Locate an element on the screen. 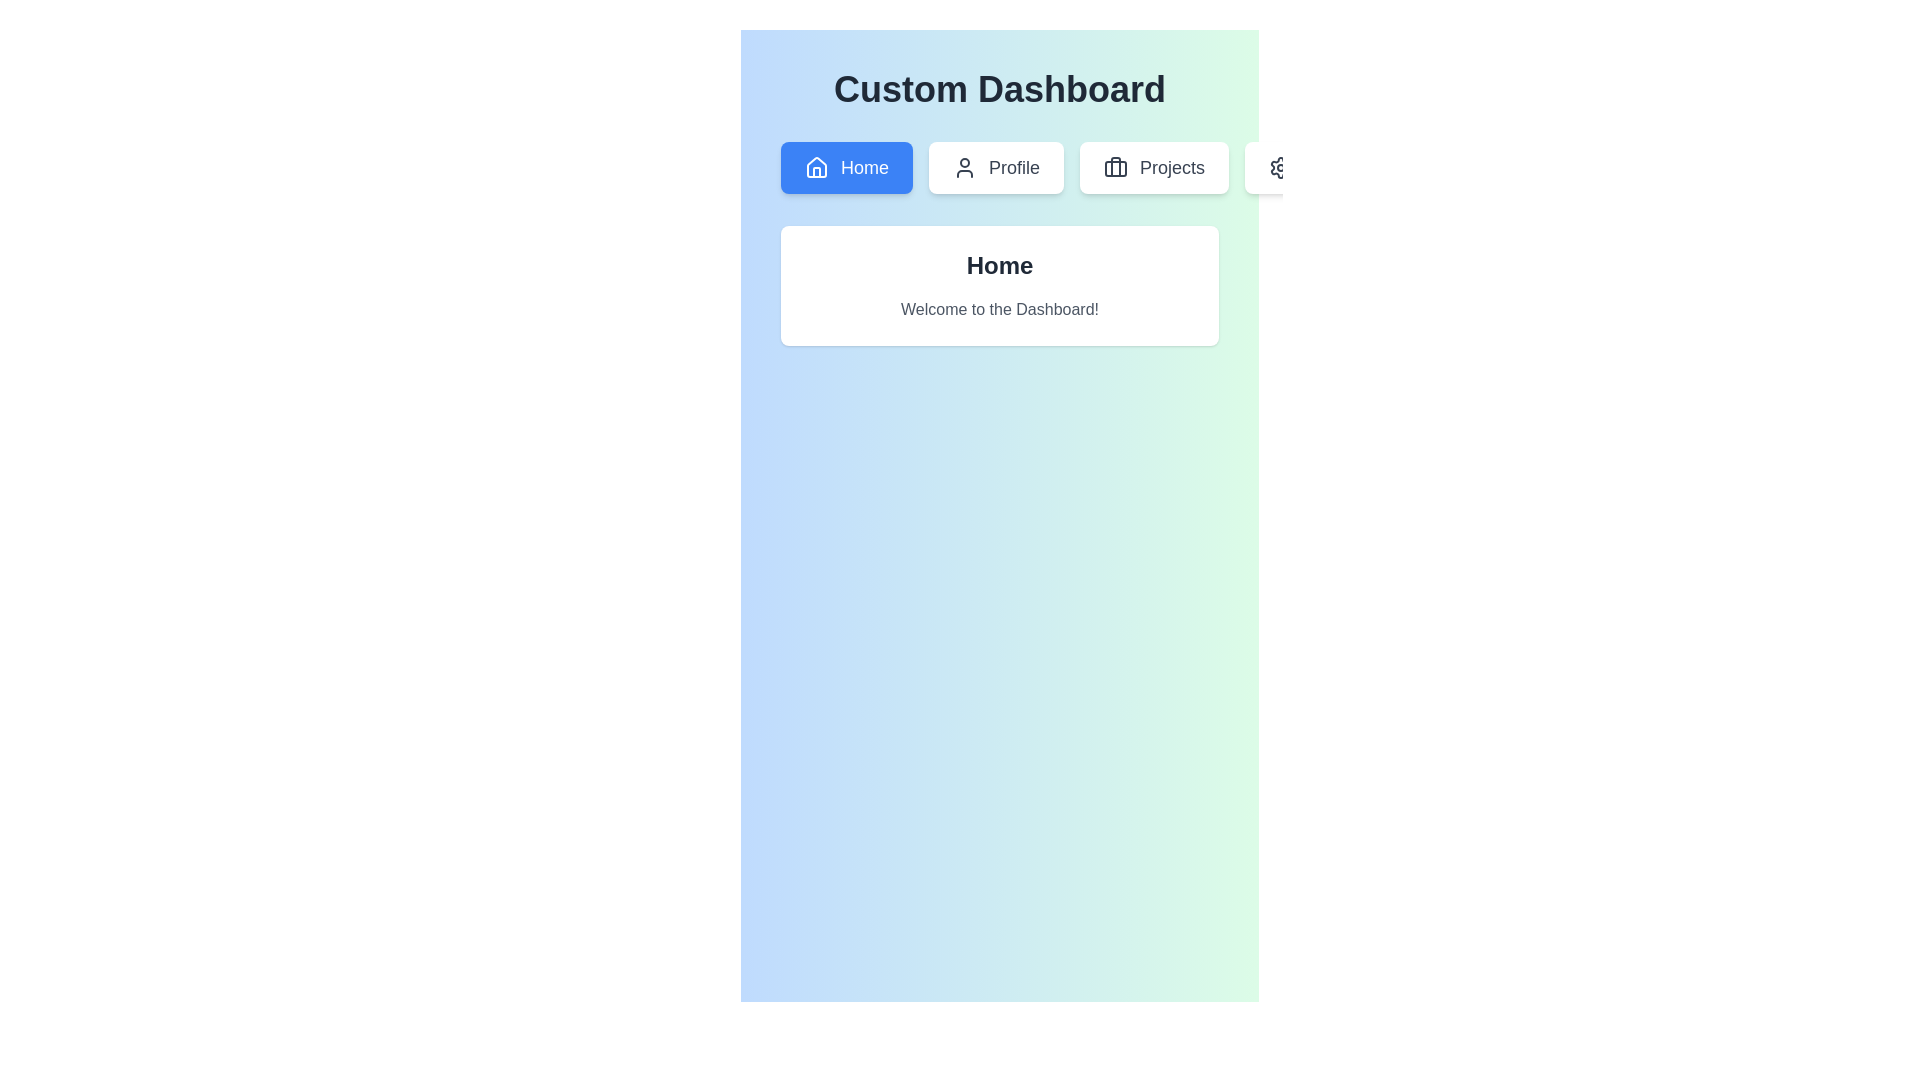 This screenshot has height=1080, width=1920. the settings icon represented by a cogwheel-like decorative graphical element located at the top right of the interface, adjacent to the navigation bar is located at coordinates (1281, 167).